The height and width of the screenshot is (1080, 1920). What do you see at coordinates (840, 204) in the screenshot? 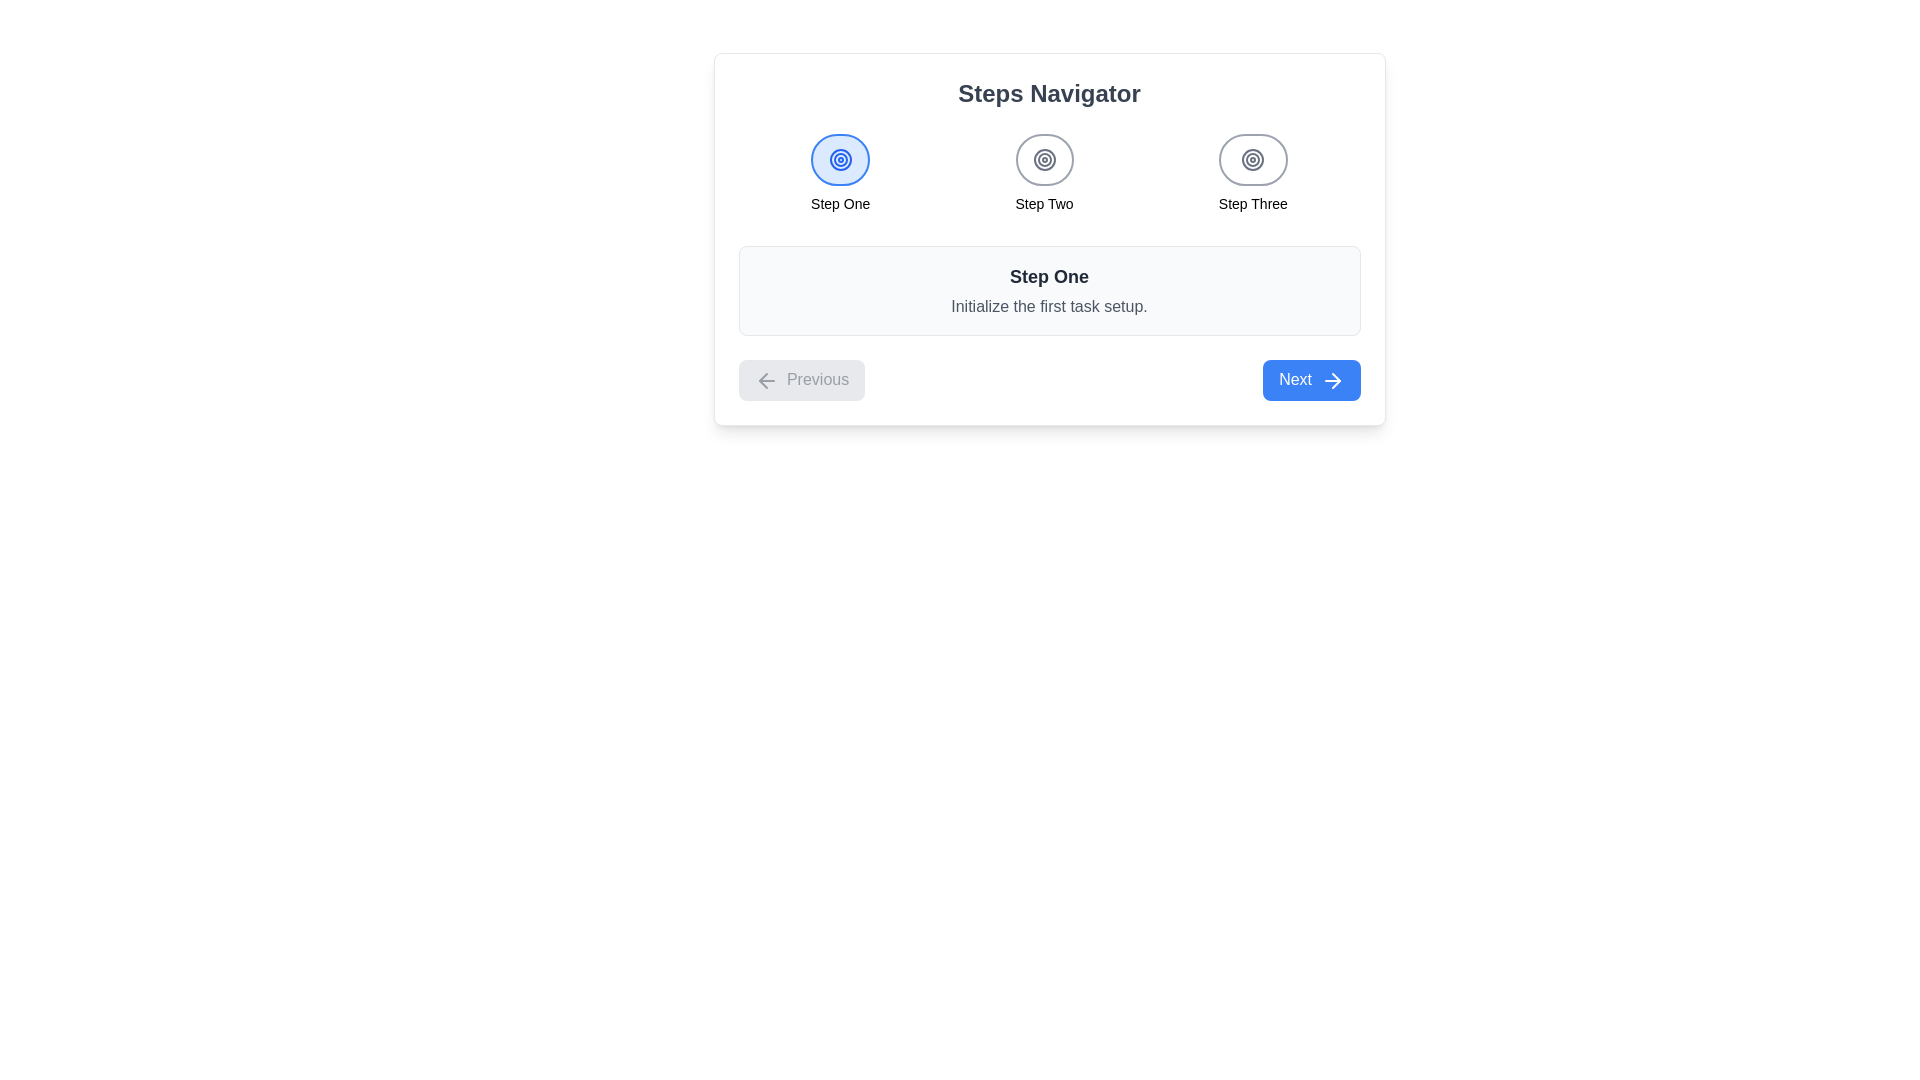
I see `the text content of the label indicating 'Step One', which is positioned below the first circular icon in the multi-step navigation interface` at bounding box center [840, 204].